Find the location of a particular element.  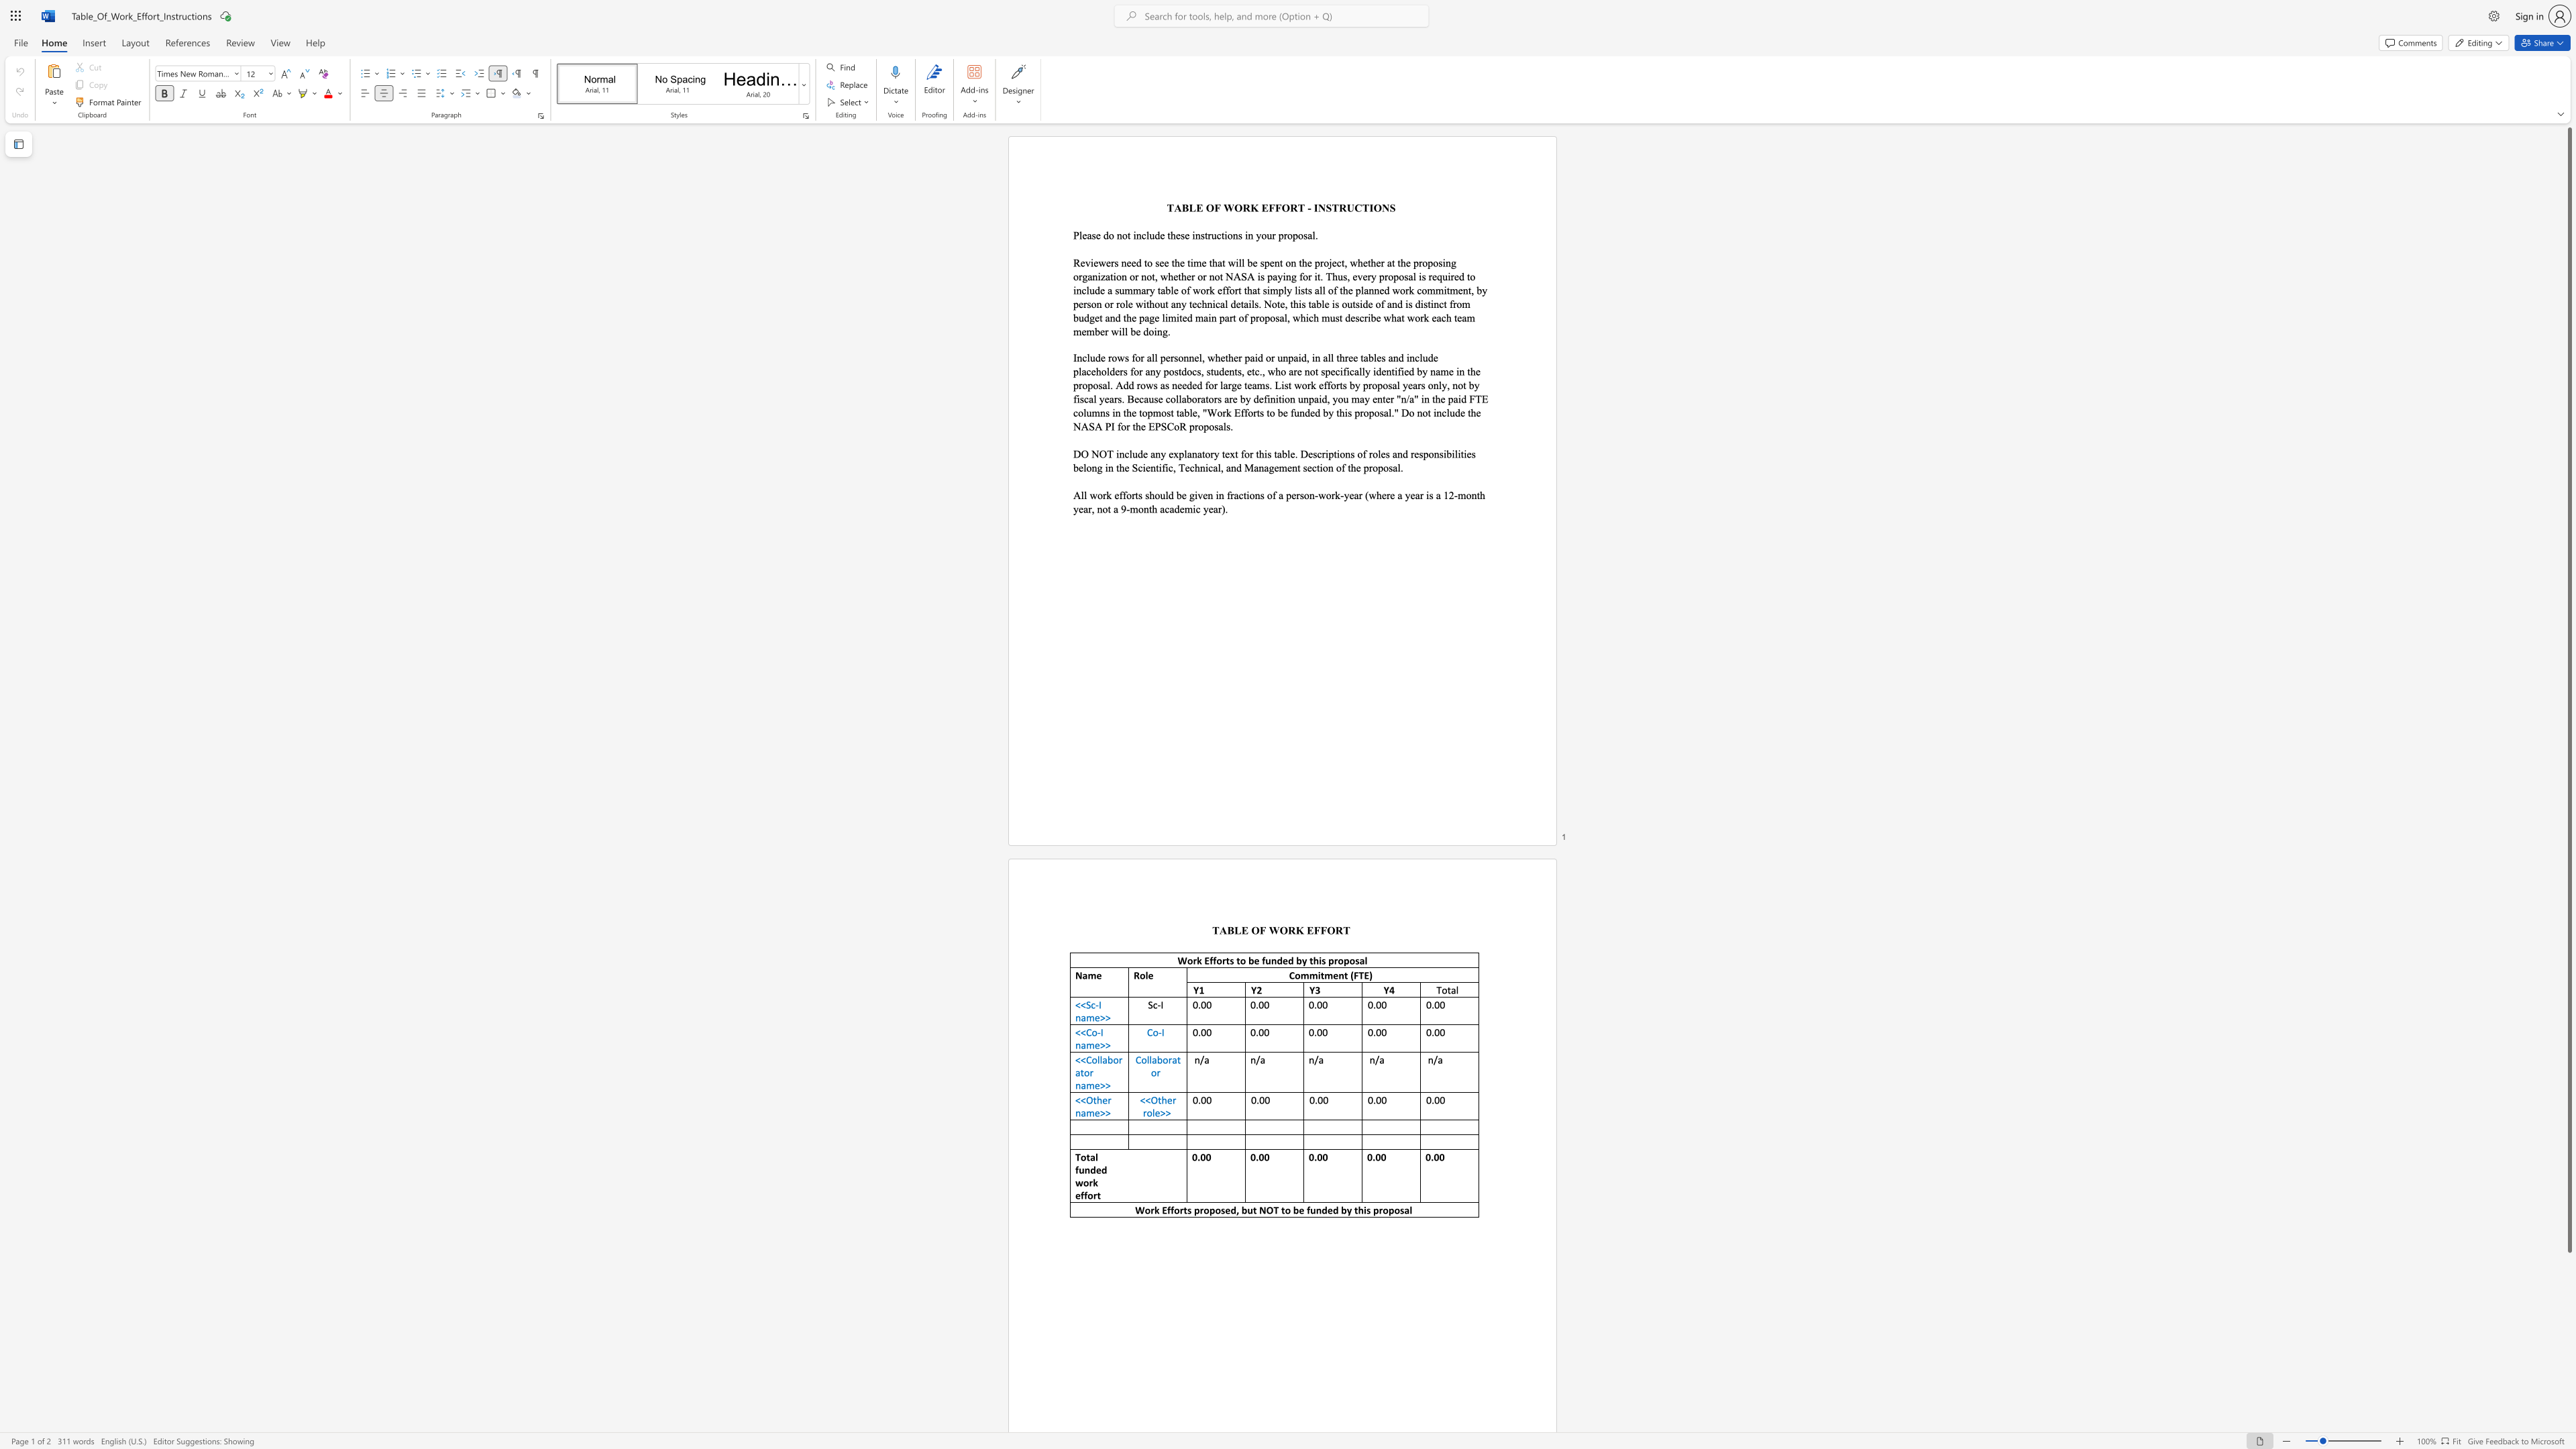

the right-hand scrollbar to descend the page is located at coordinates (2568, 1395).